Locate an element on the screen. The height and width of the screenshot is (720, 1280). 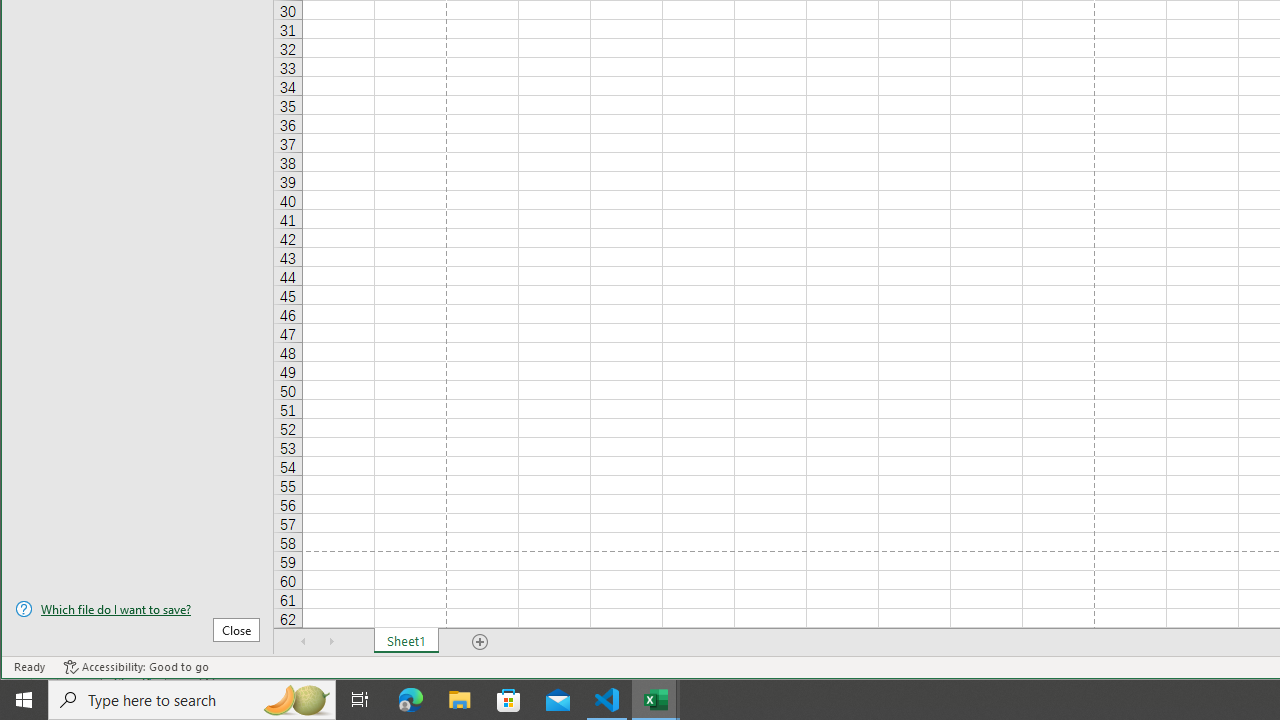
'Close' is located at coordinates (236, 630).